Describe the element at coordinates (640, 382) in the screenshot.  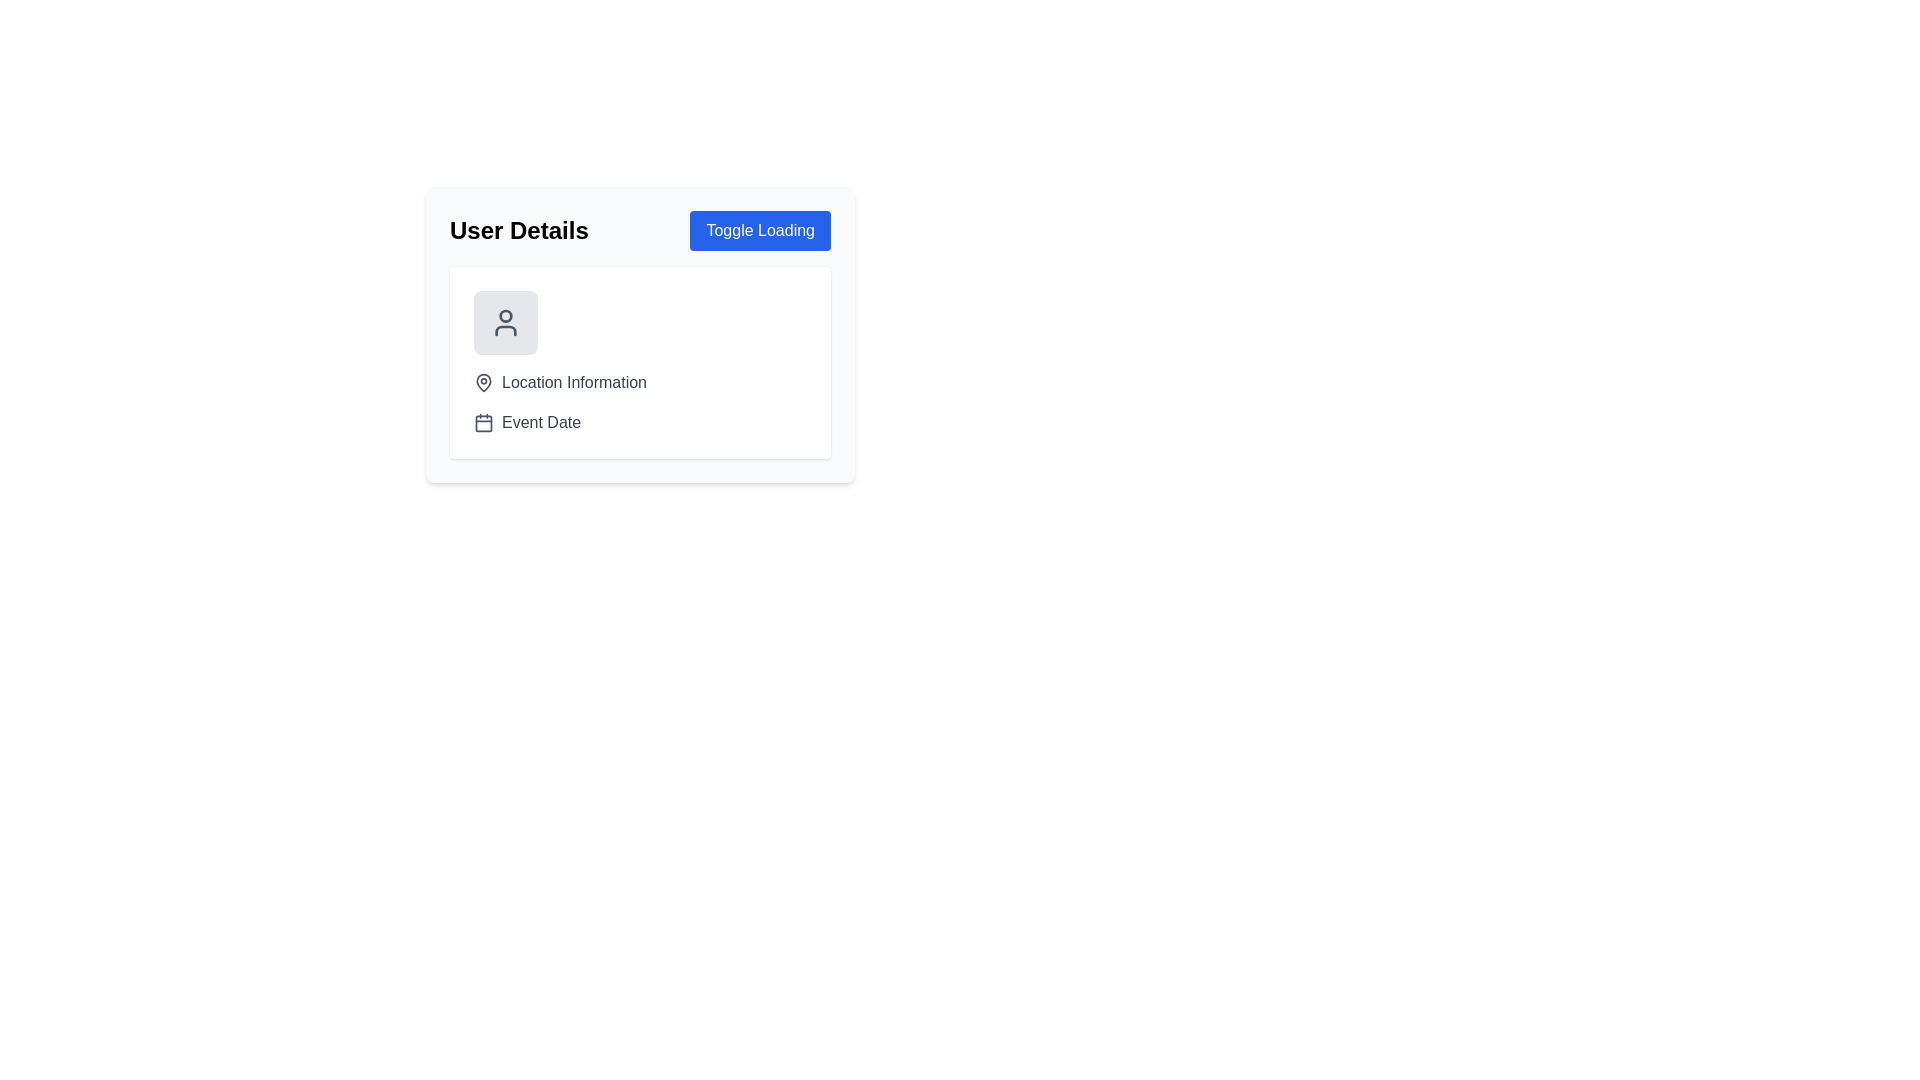
I see `the 'Location Information' label with the map pin icon, which is styled in medium gray and located below the 'User Details' header` at that location.